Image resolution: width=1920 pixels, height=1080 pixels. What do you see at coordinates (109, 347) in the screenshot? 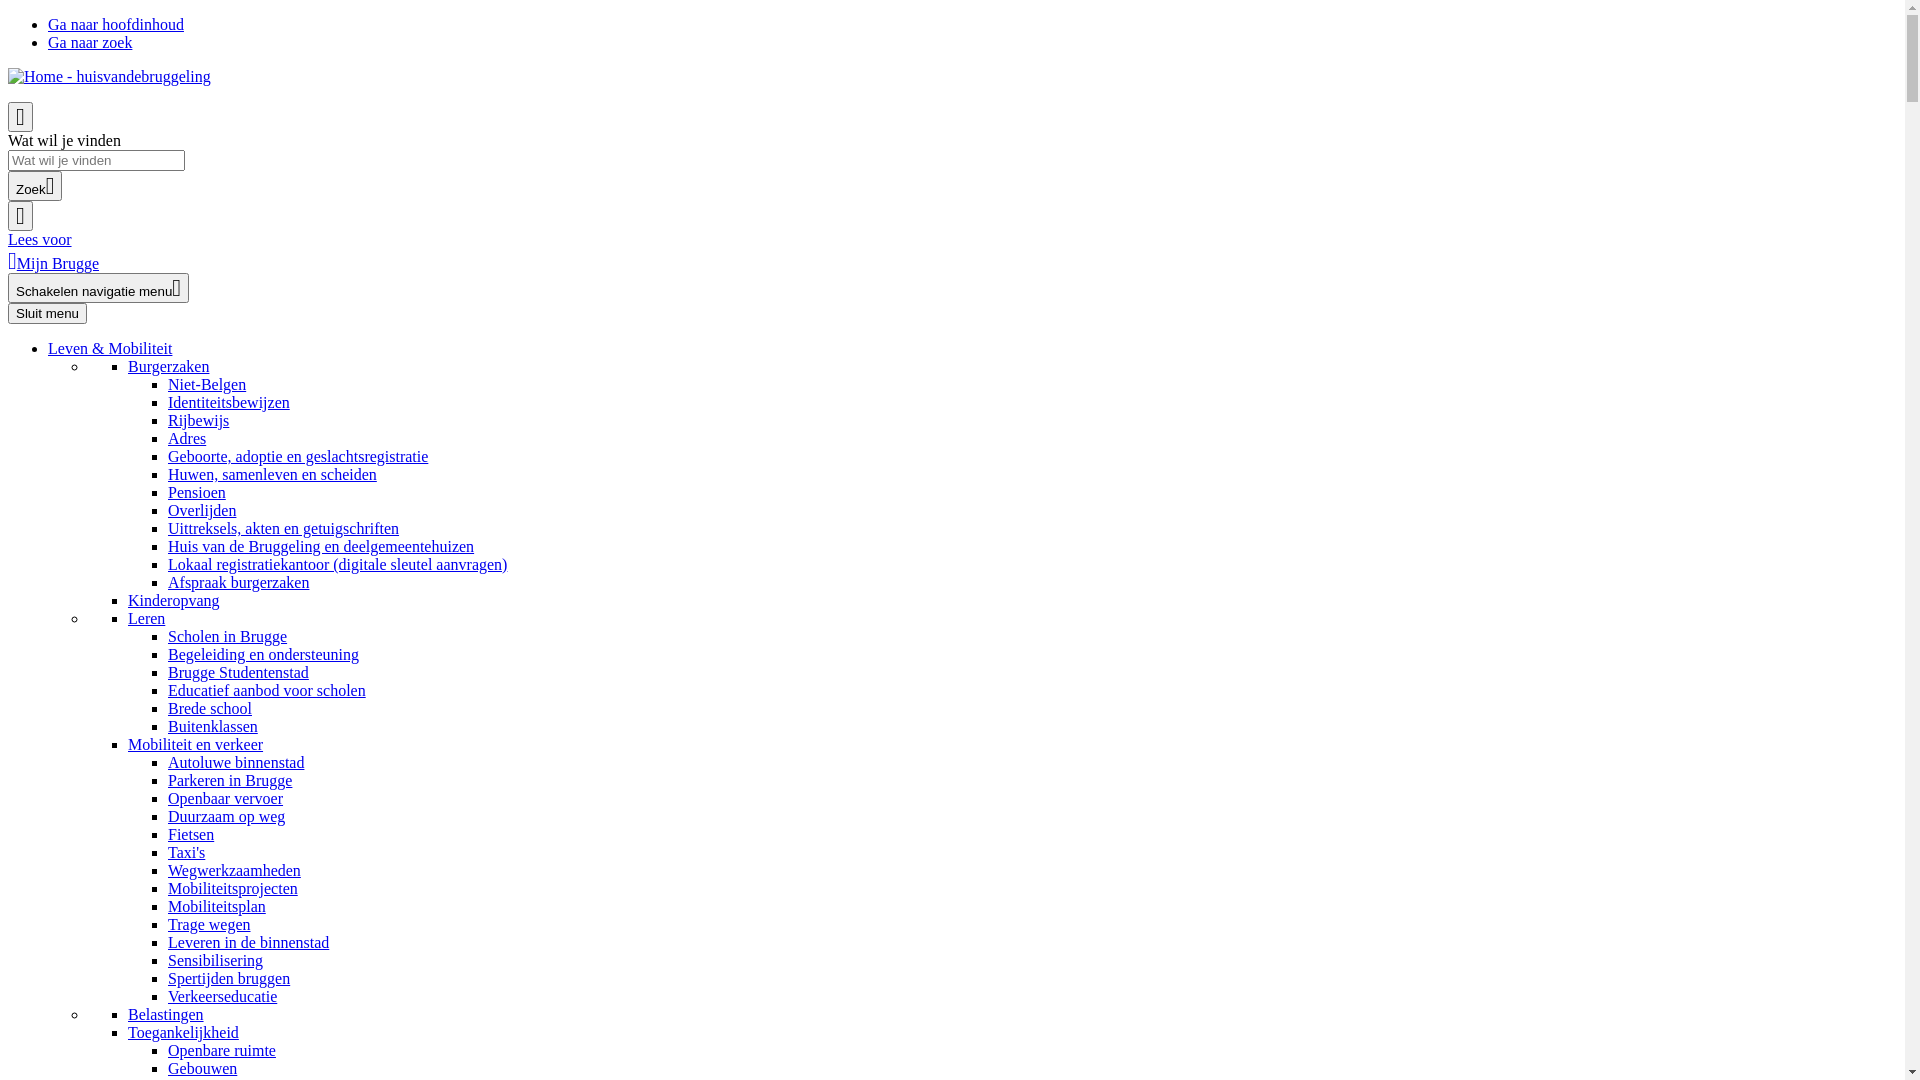
I see `'Leven & Mobiliteit'` at bounding box center [109, 347].